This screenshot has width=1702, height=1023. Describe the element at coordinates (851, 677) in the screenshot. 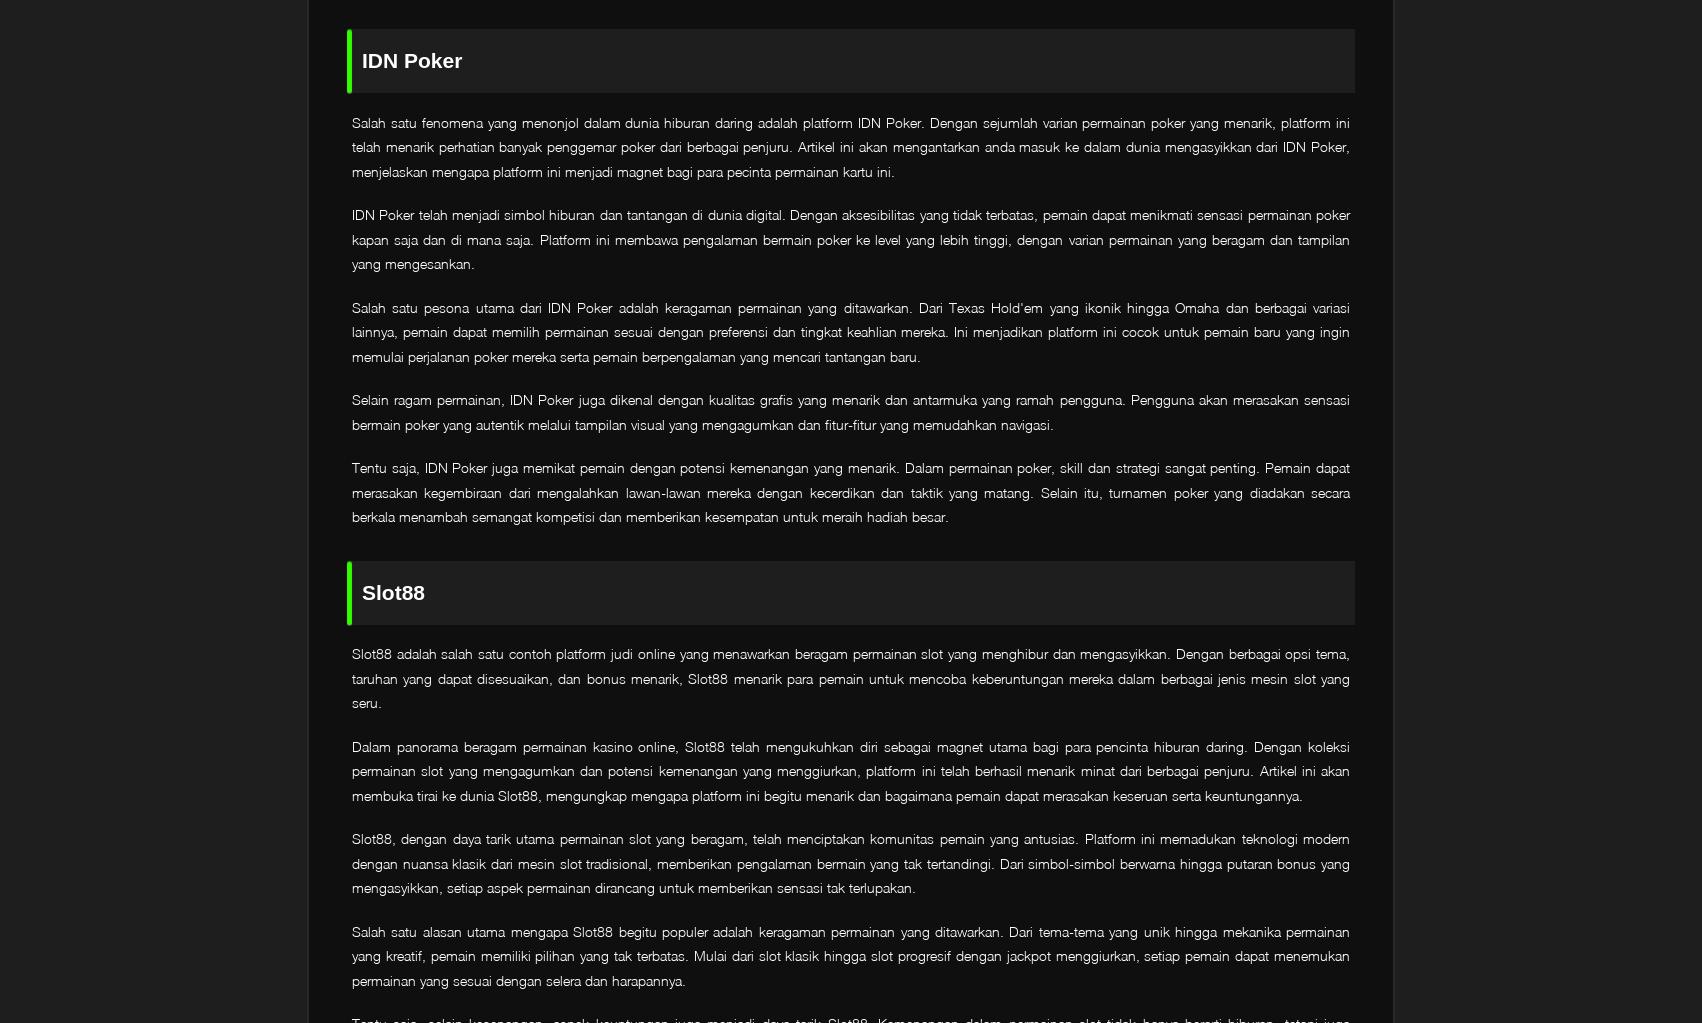

I see `'Slot88 adalah salah satu contoh platform judi online yang menawarkan beragam permainan slot yang menghibur dan mengasyikkan. Dengan berbagai opsi tema, taruhan yang dapat disesuaikan, dan bonus menarik, Slot88 menarik para pemain untuk mencoba keberuntungan mereka dalam berbagai jenis mesin slot yang seru.'` at that location.